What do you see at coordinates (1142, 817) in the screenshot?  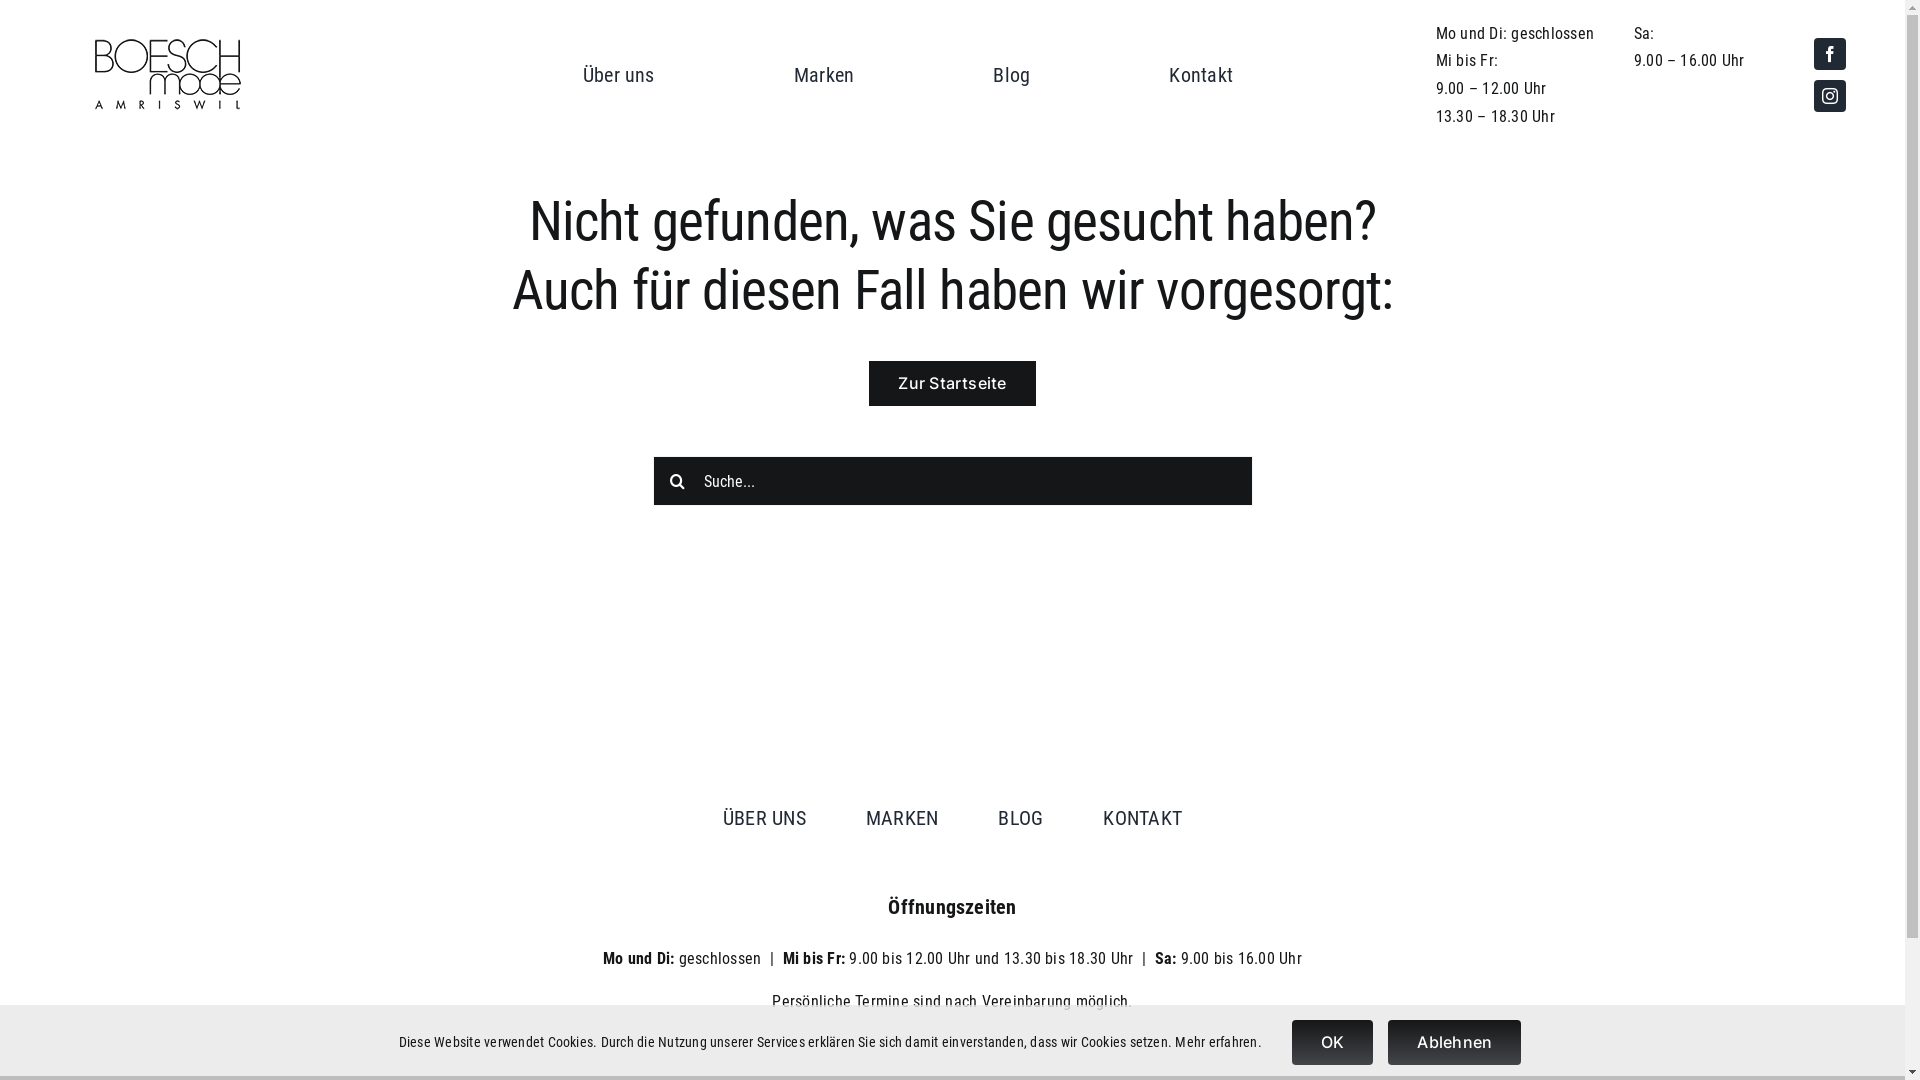 I see `'KONTAKT'` at bounding box center [1142, 817].